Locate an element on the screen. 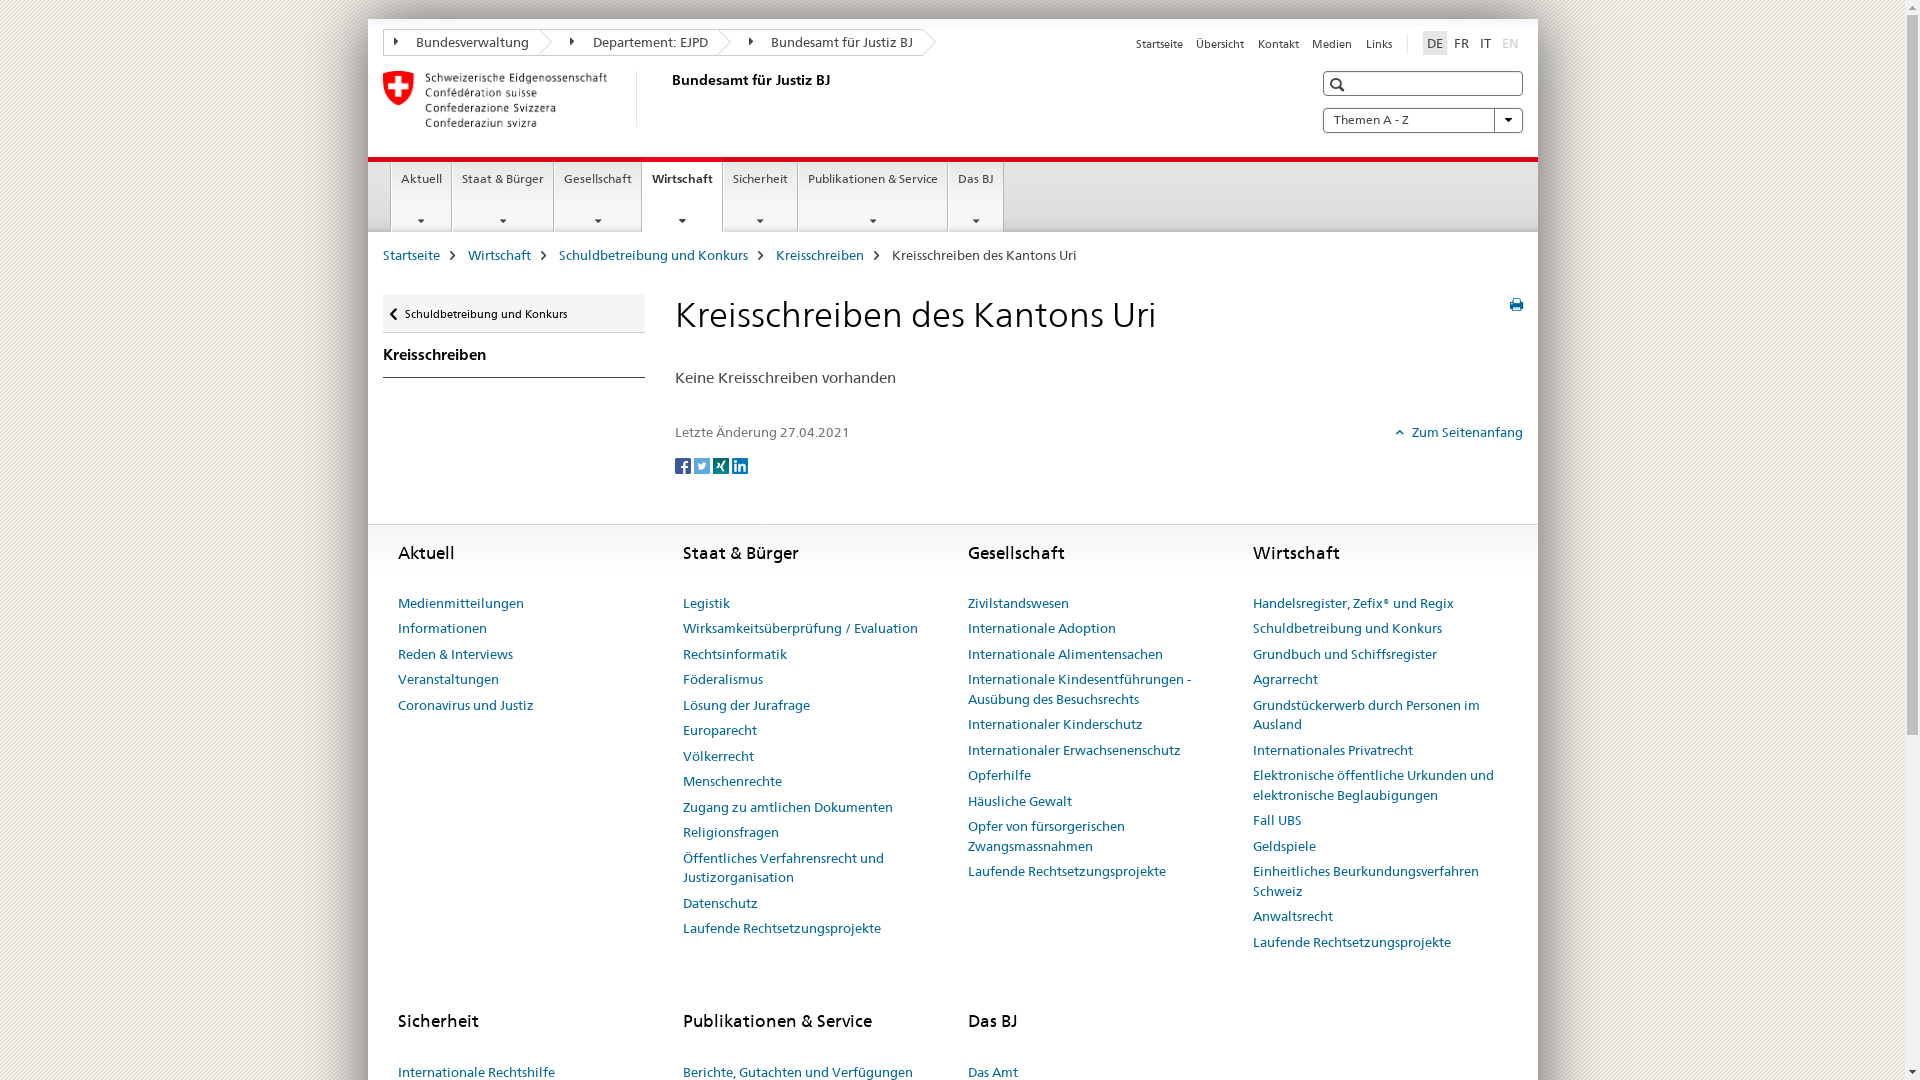  'Anwaltsrecht' is located at coordinates (1291, 917).